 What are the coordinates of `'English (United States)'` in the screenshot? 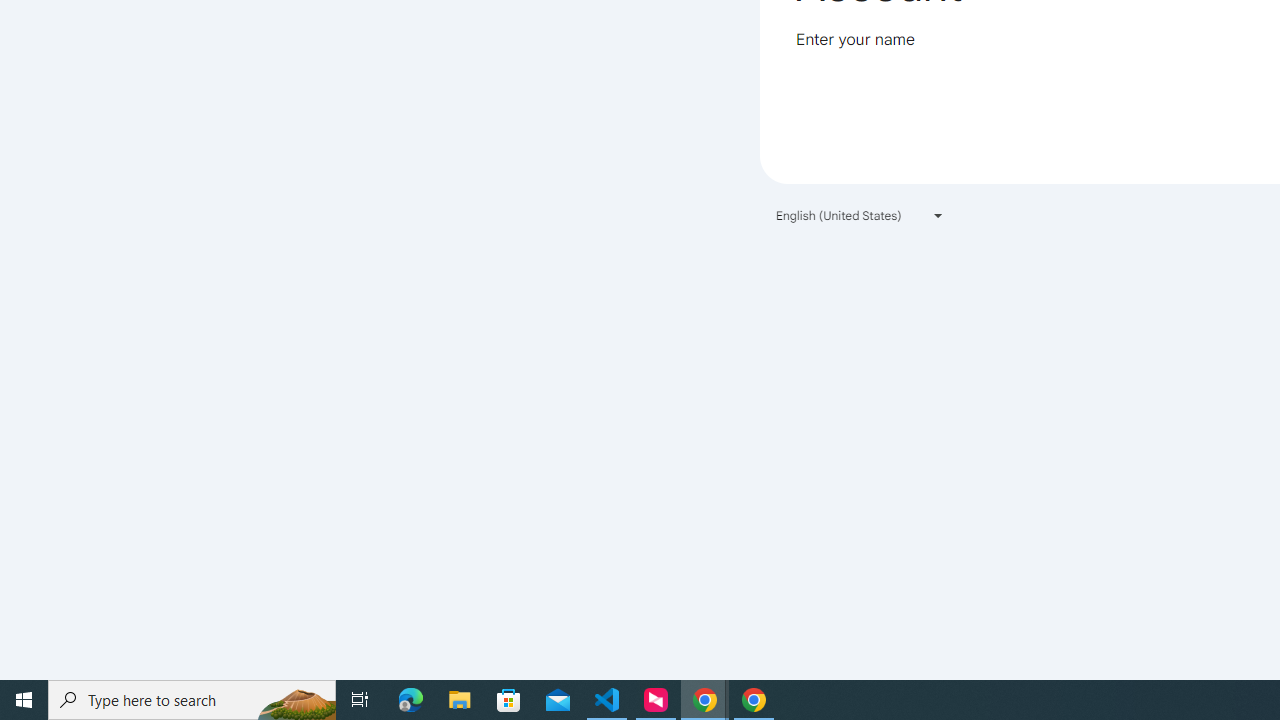 It's located at (860, 215).